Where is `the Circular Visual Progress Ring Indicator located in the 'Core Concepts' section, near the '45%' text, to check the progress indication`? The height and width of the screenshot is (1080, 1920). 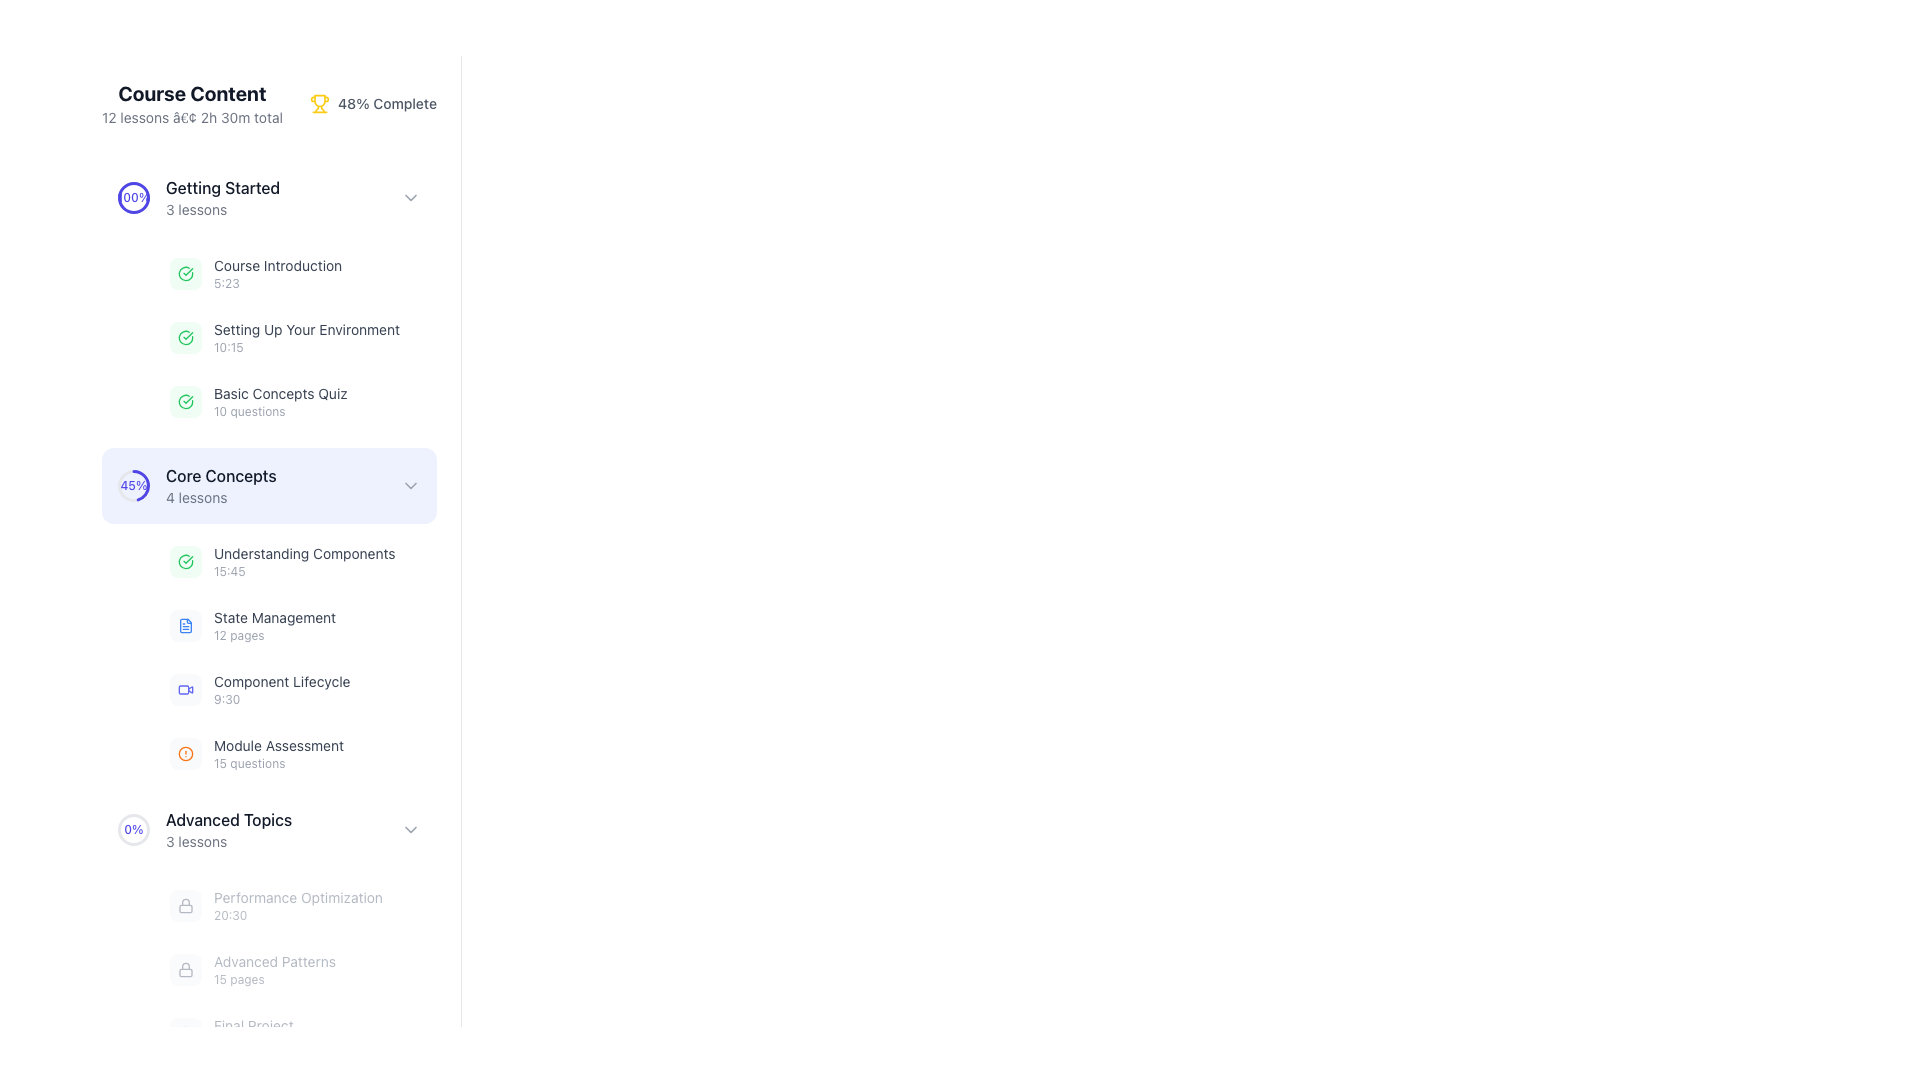
the Circular Visual Progress Ring Indicator located in the 'Core Concepts' section, near the '45%' text, to check the progress indication is located at coordinates (133, 486).